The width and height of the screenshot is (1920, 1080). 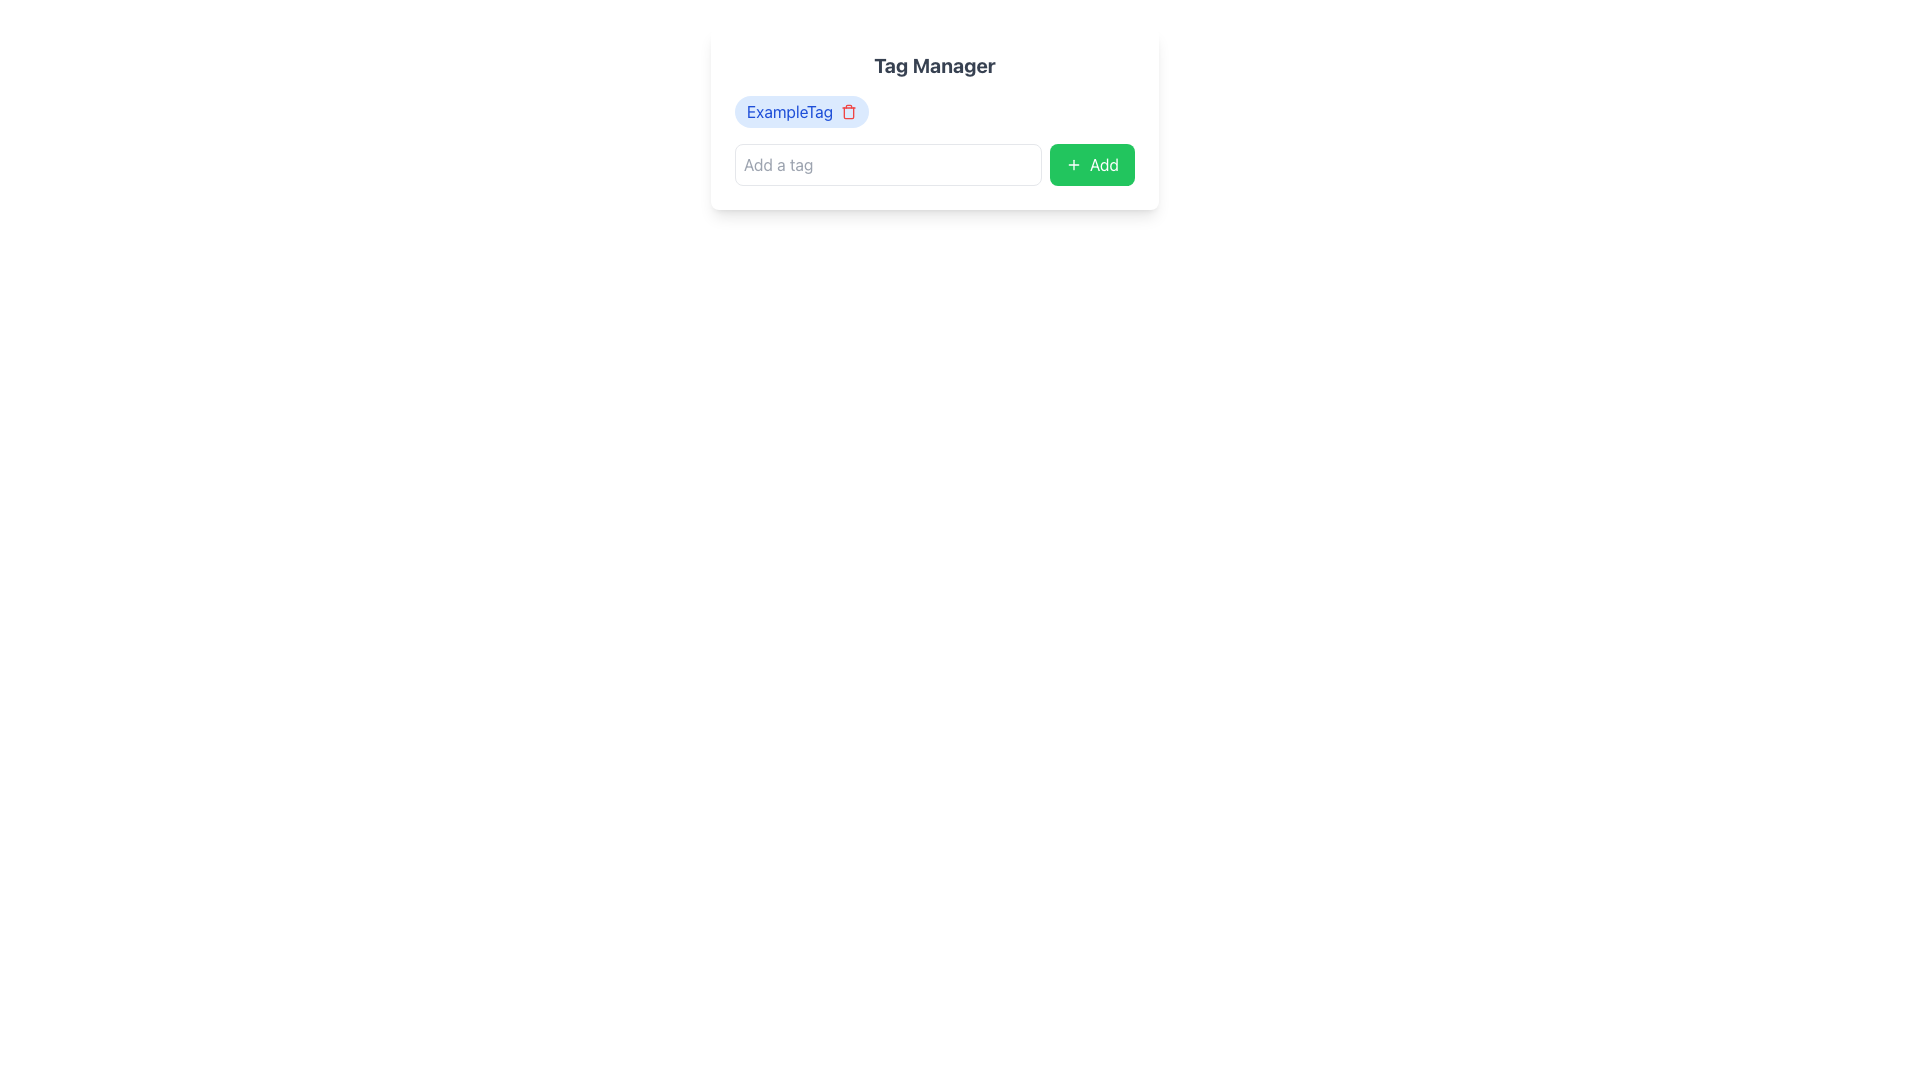 I want to click on the addition icon located inside the green rectangular 'Add' button, positioned at the left end of the button, so click(x=1073, y=164).